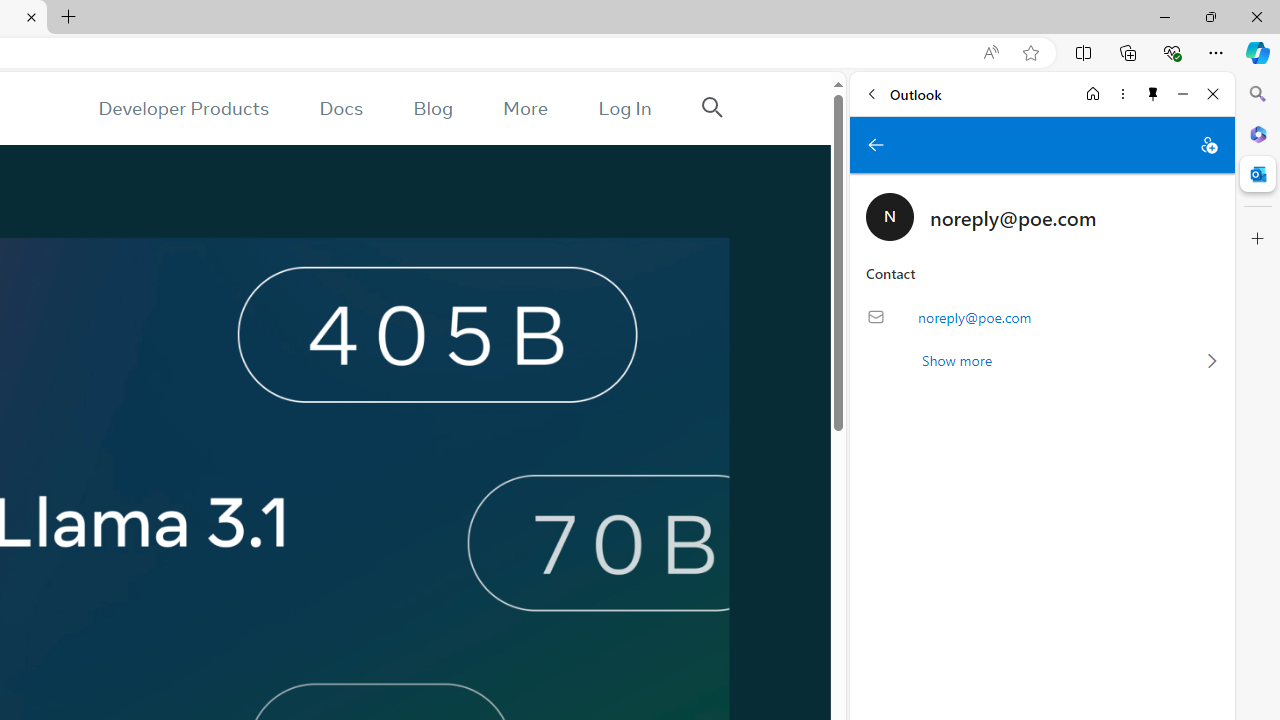 The width and height of the screenshot is (1280, 720). Describe the element at coordinates (624, 108) in the screenshot. I see `'Log In'` at that location.